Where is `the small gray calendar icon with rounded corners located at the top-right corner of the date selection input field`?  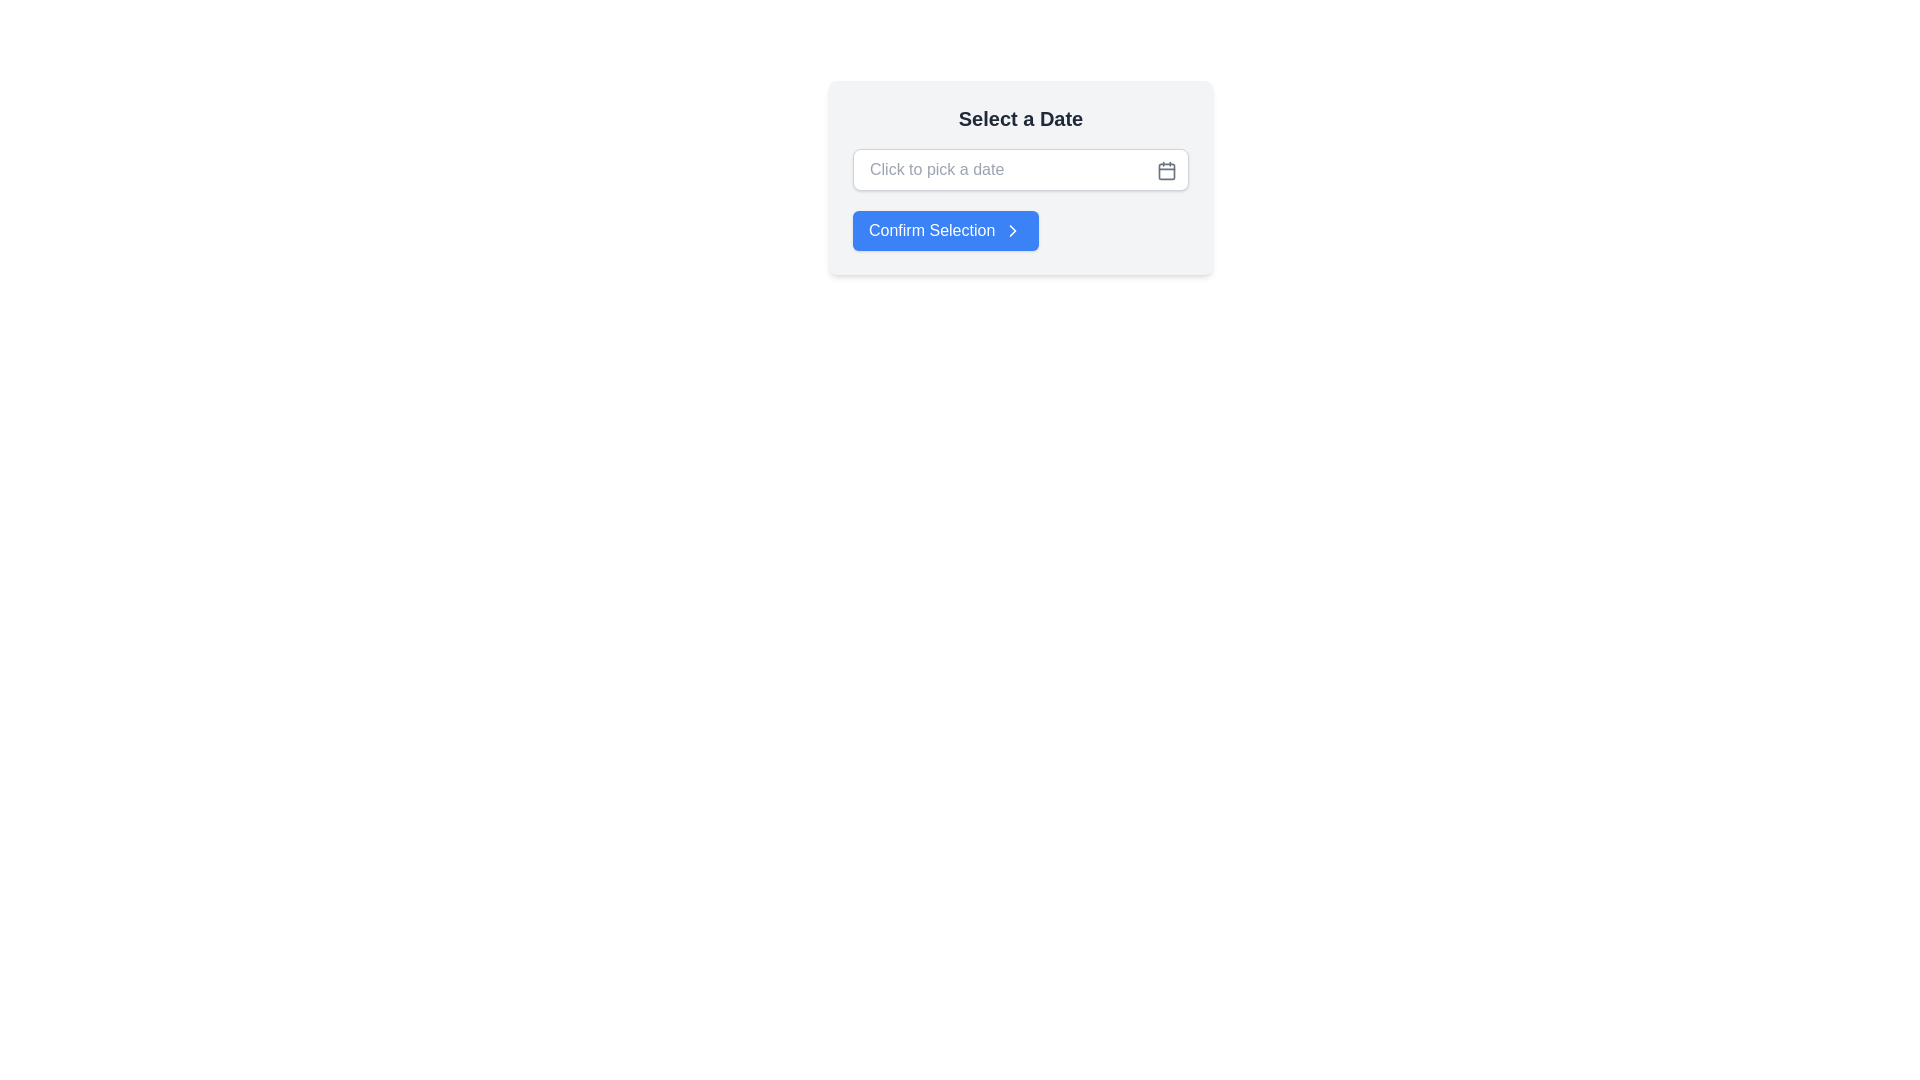 the small gray calendar icon with rounded corners located at the top-right corner of the date selection input field is located at coordinates (1166, 169).